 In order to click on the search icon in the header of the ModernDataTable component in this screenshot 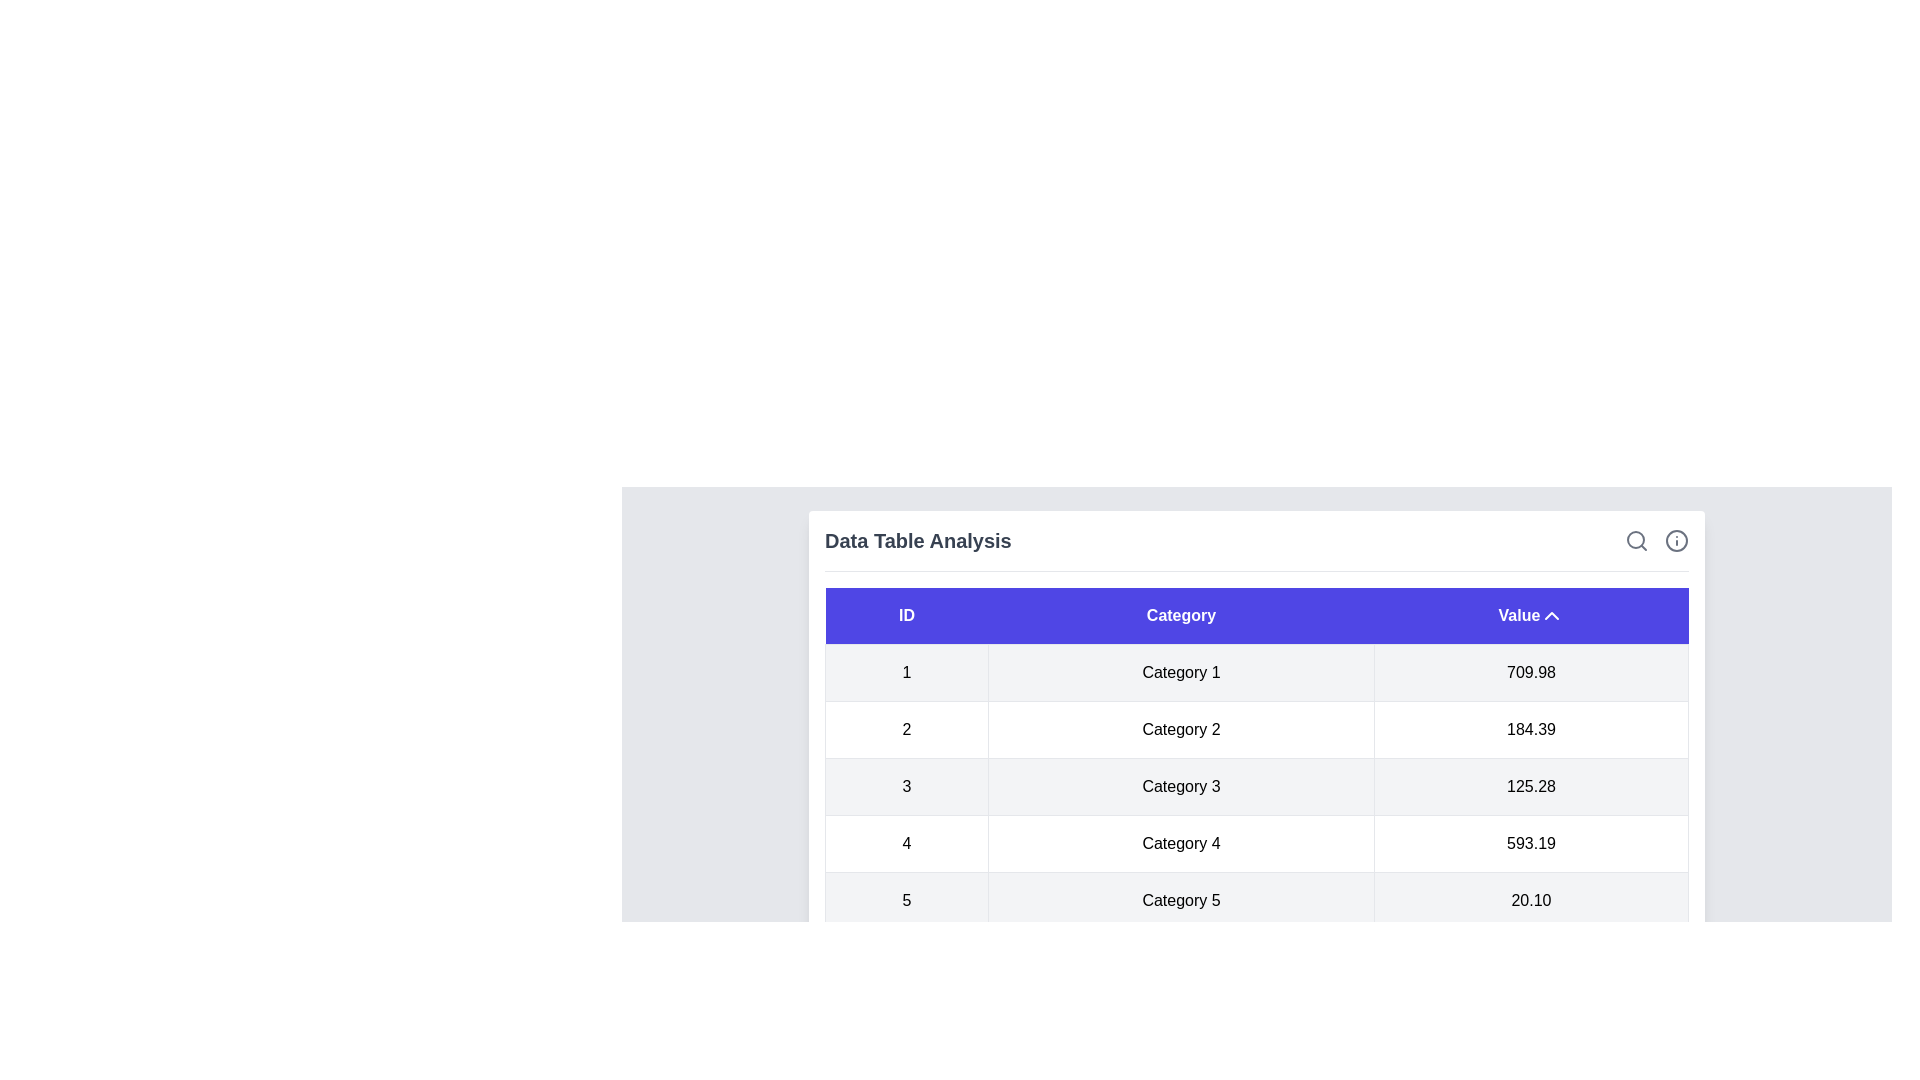, I will do `click(1636, 540)`.